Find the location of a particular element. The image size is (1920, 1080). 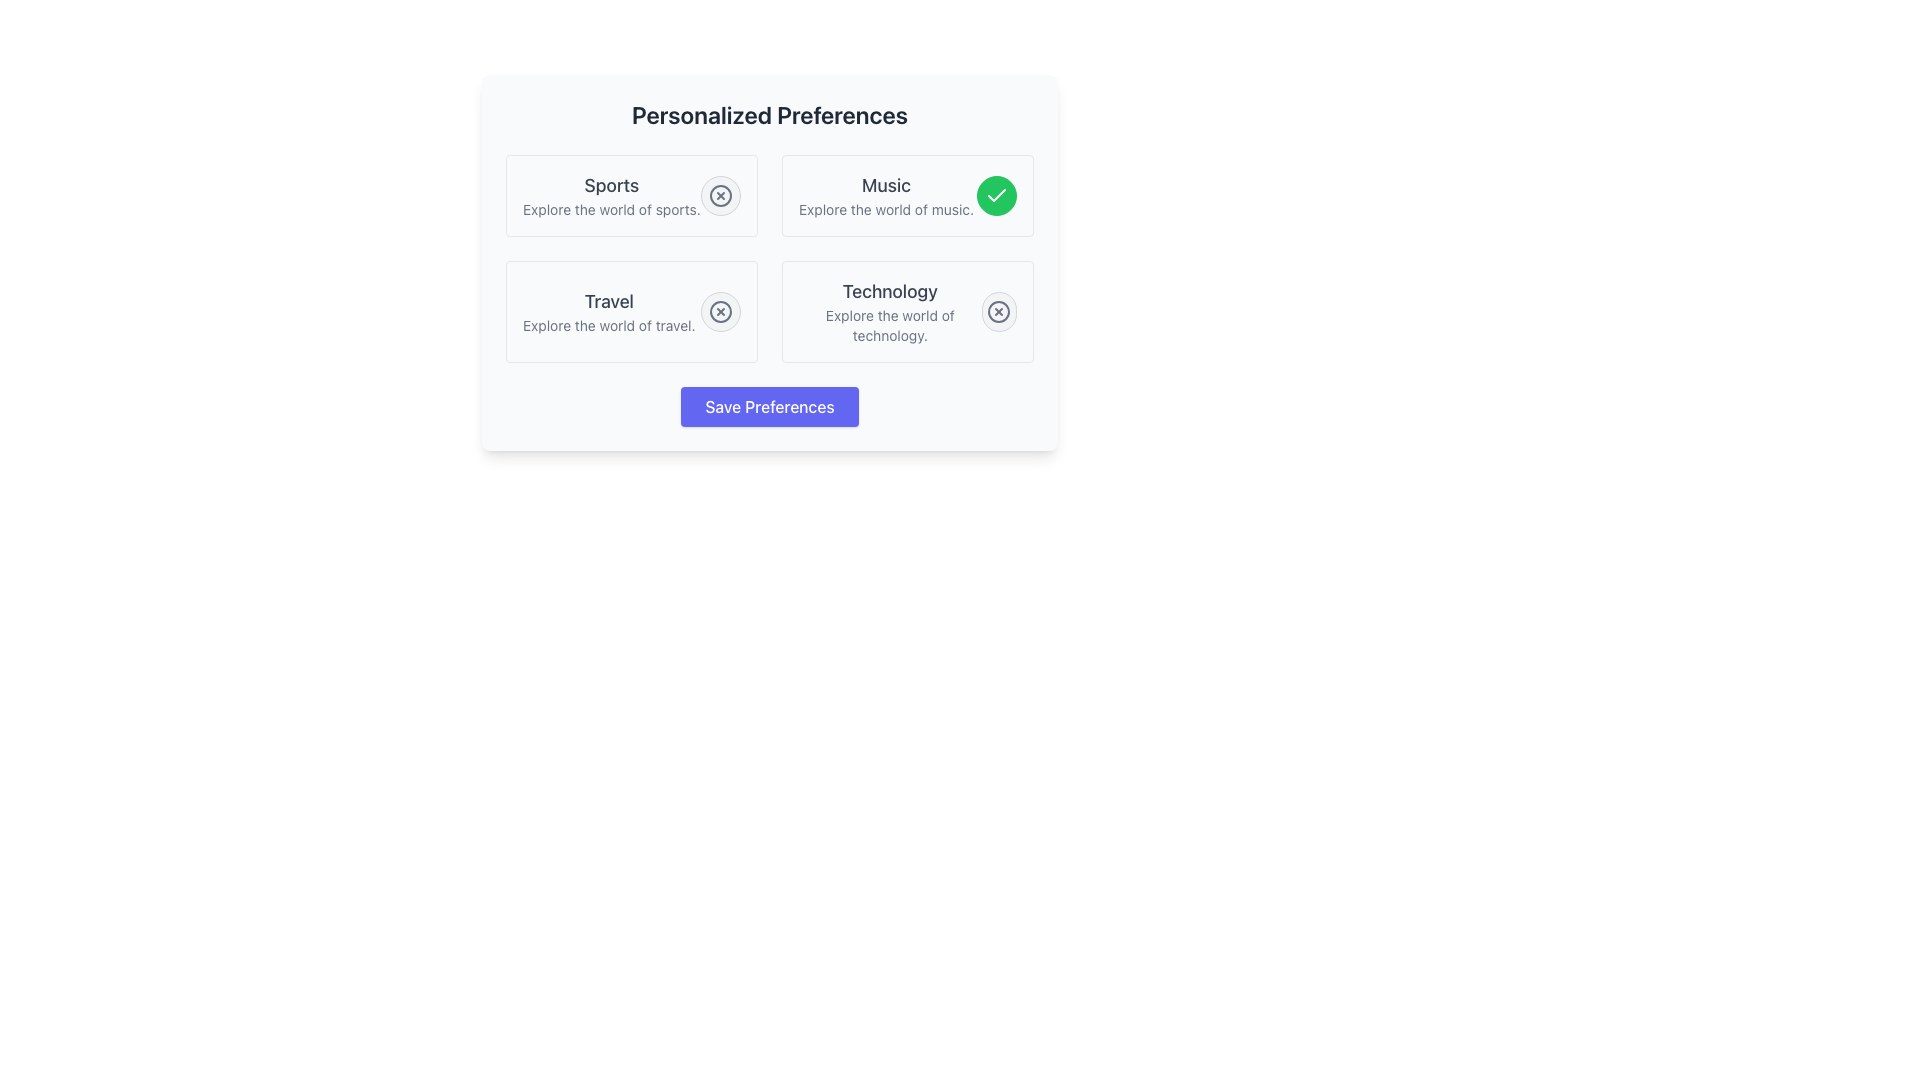

the text label that identifies the category 'Music' at the top center of the card is located at coordinates (885, 185).